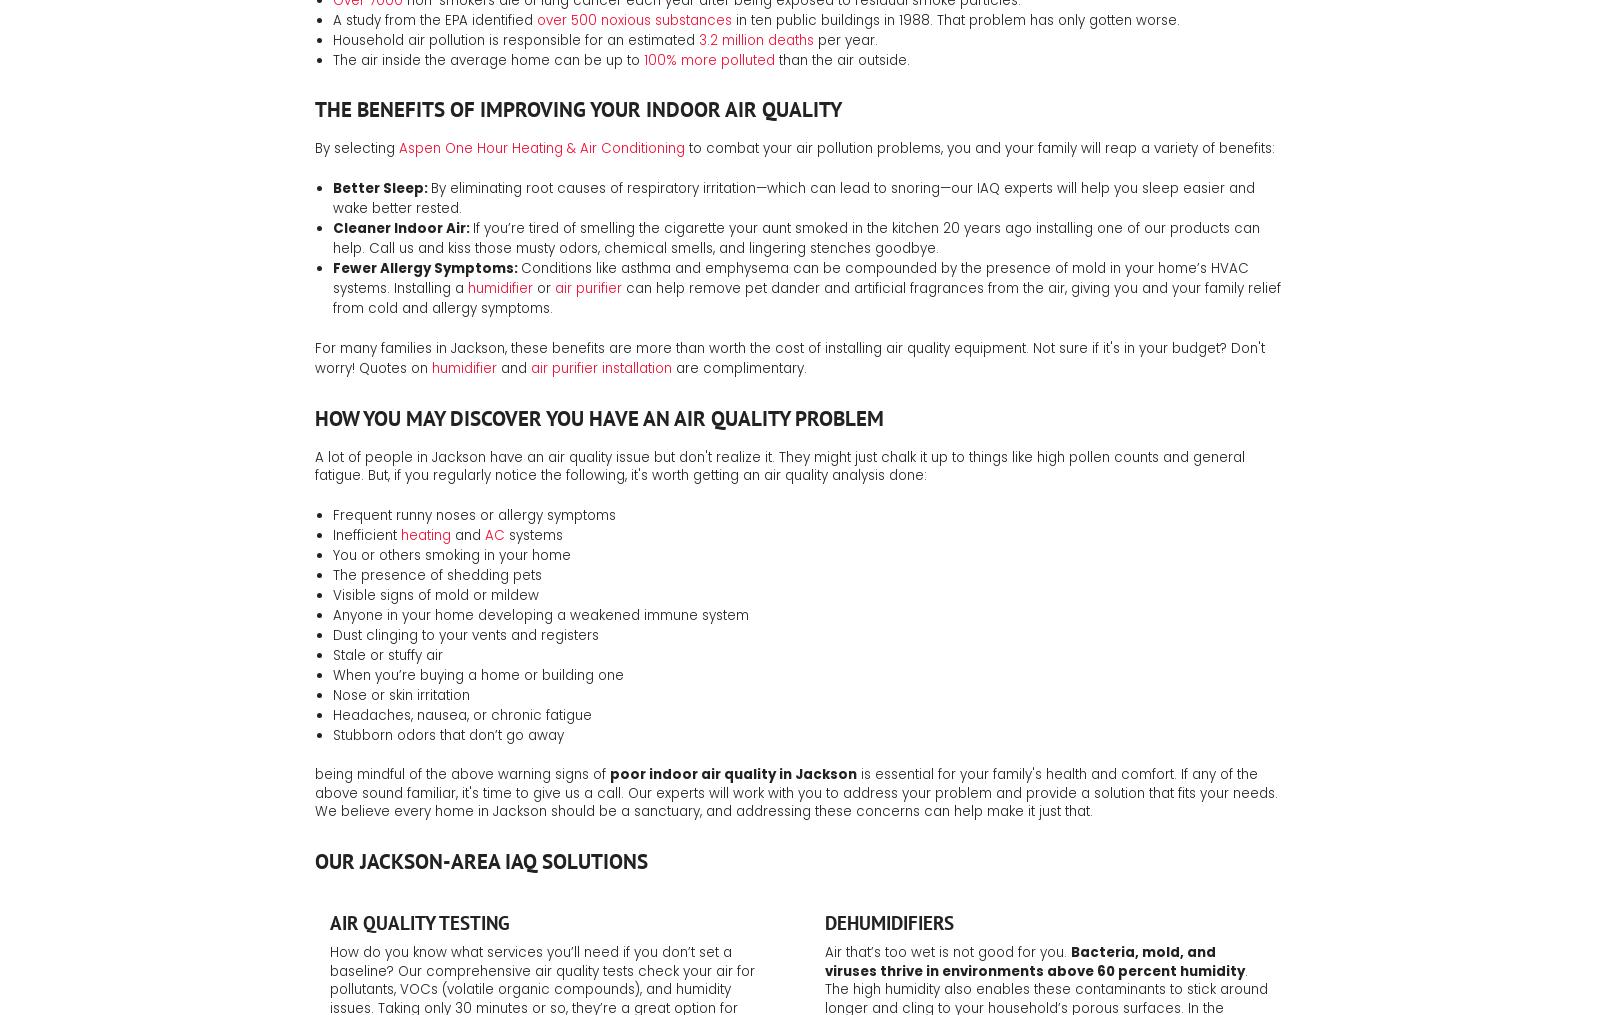 This screenshot has width=1600, height=1015. Describe the element at coordinates (332, 277) in the screenshot. I see `'Conditions like asthma and emphysema can be compounded by the presence of mold in your home’s HVAC systems. Installing a'` at that location.